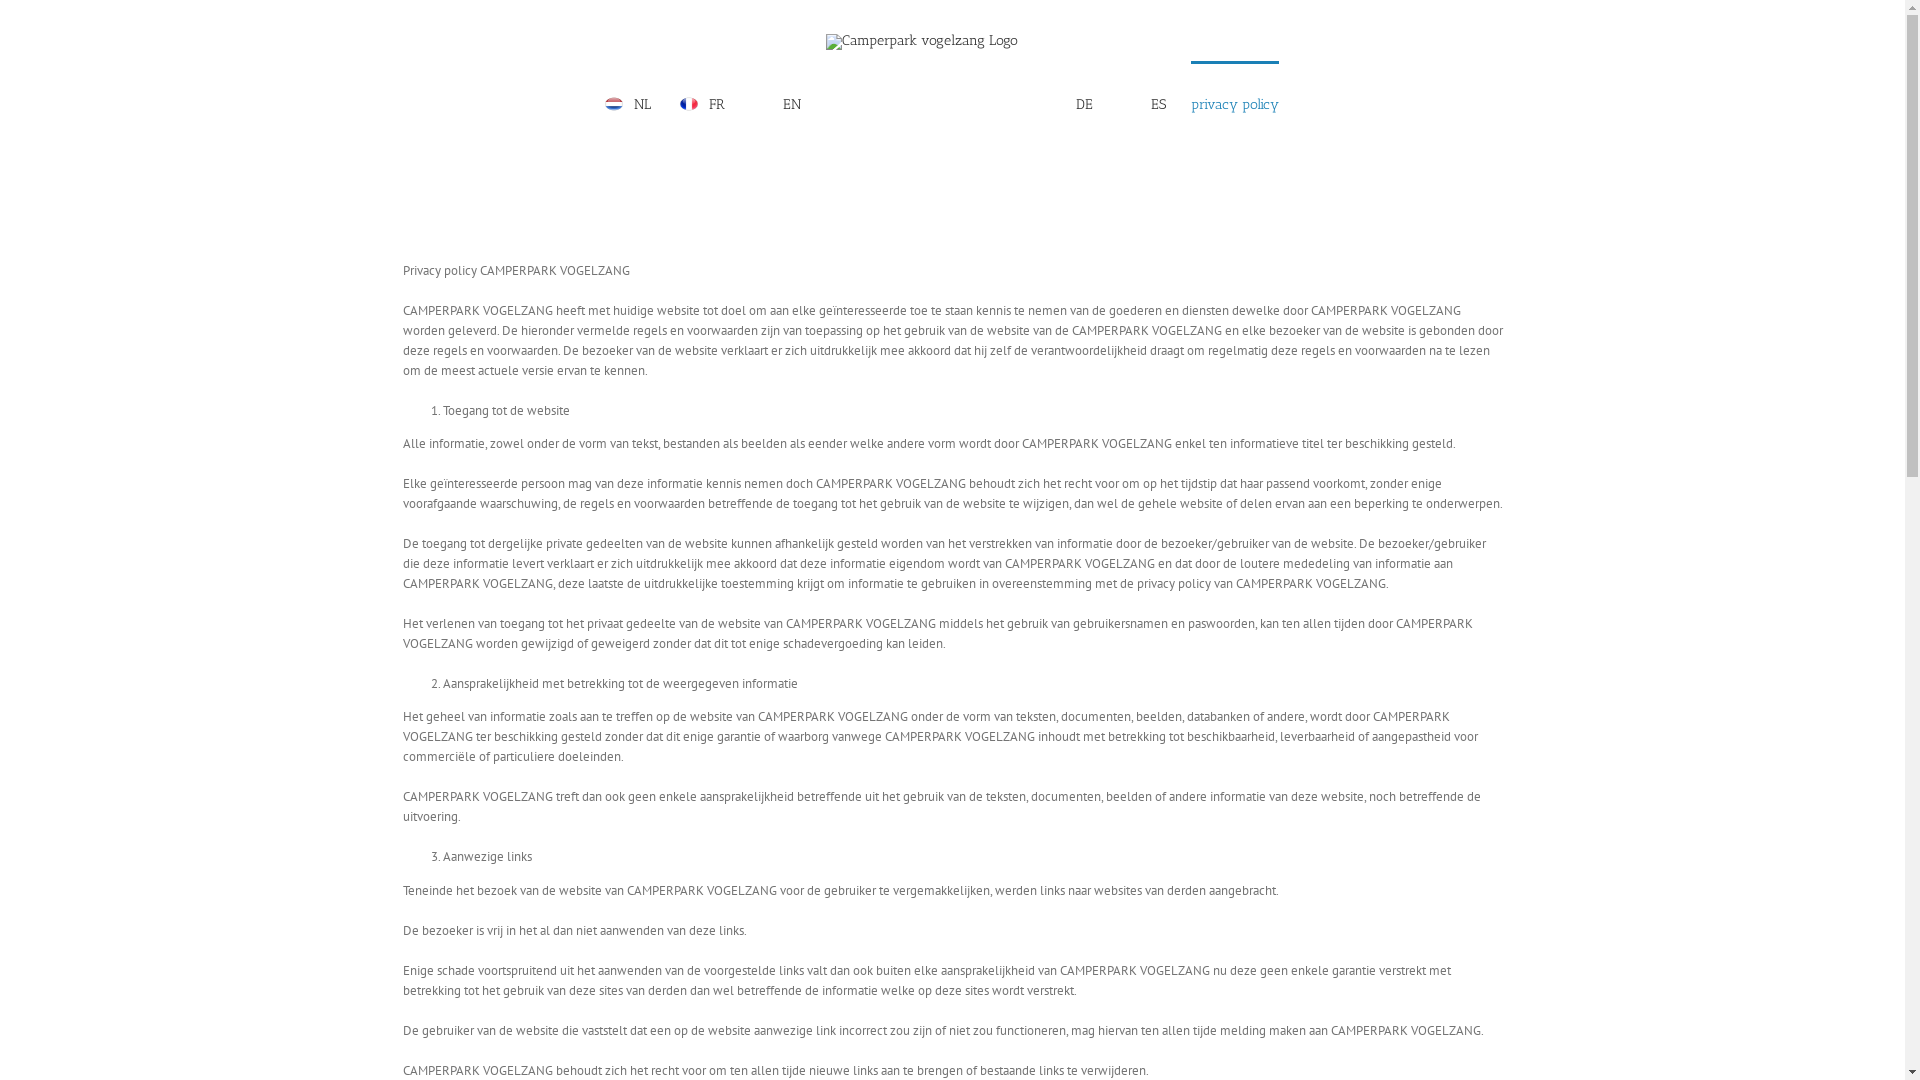 The height and width of the screenshot is (1080, 1920). What do you see at coordinates (1055, 104) in the screenshot?
I see `'germany_640'` at bounding box center [1055, 104].